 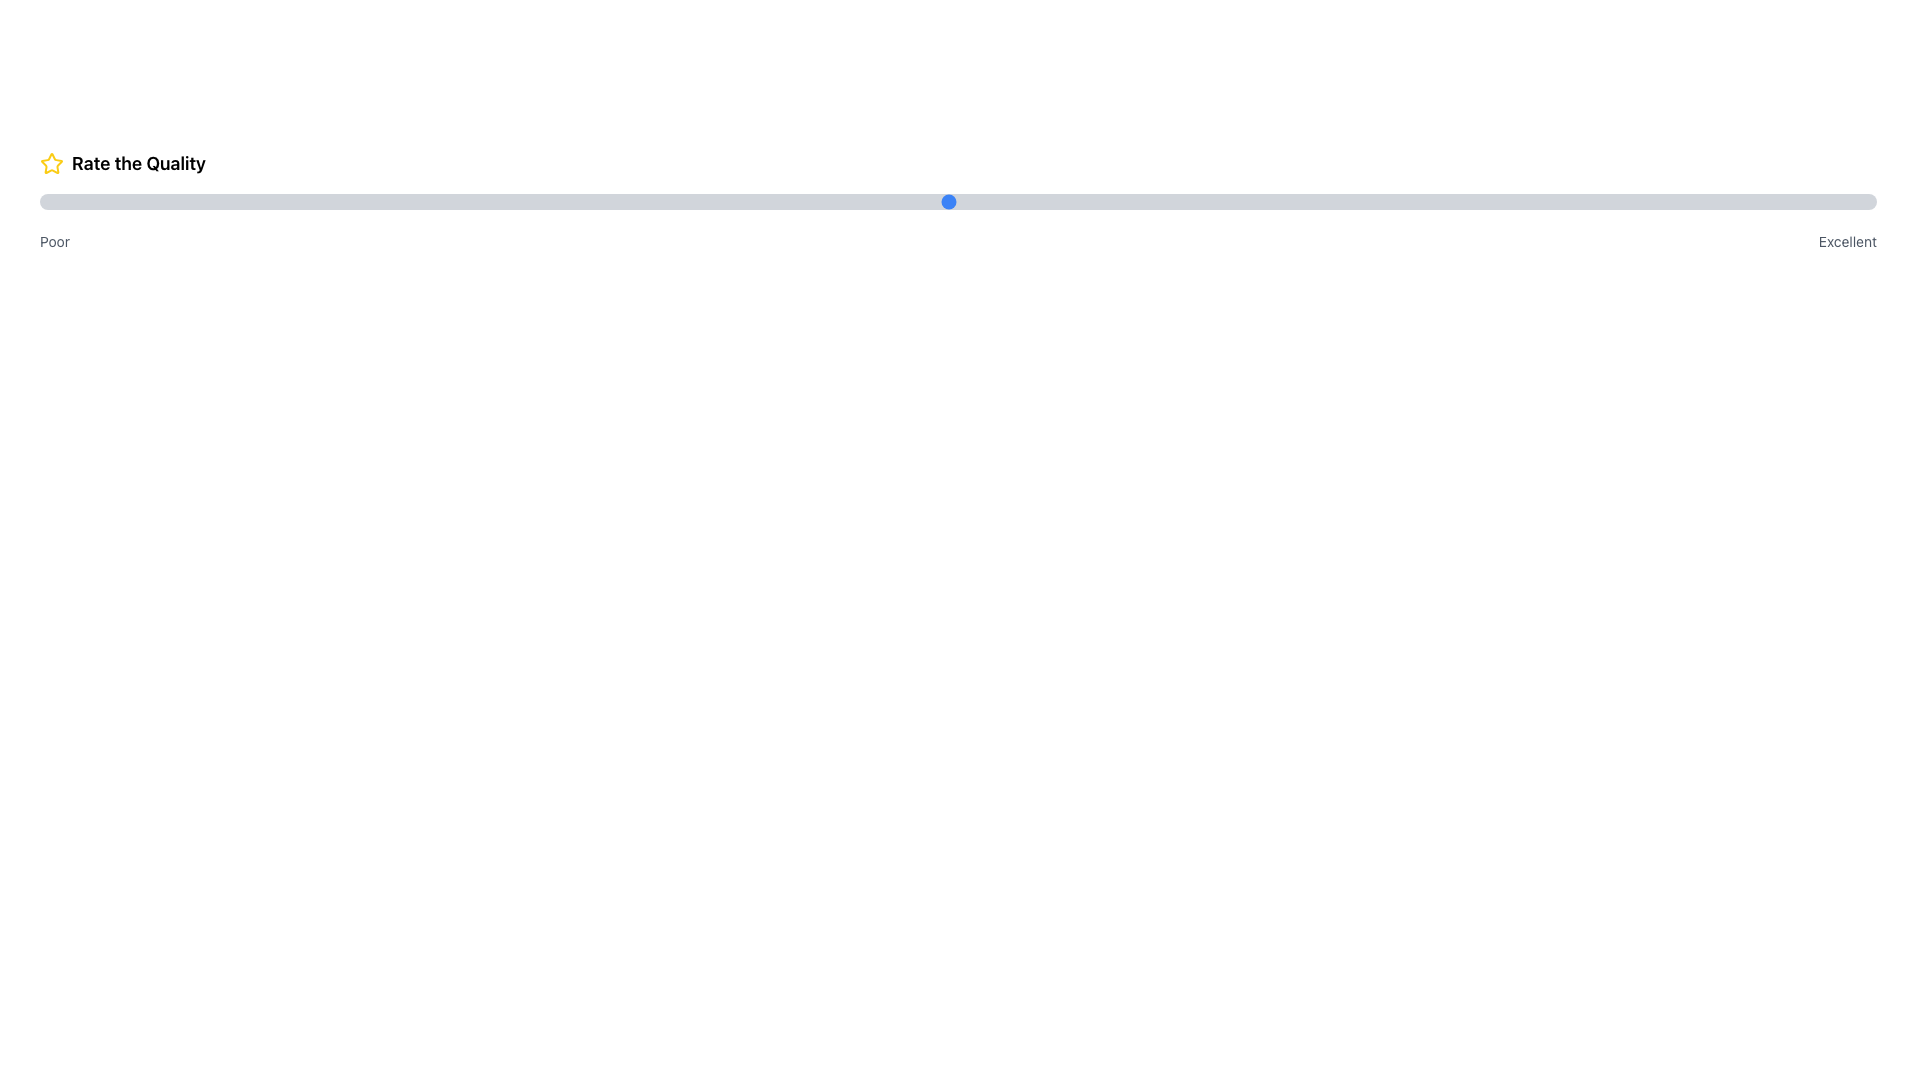 I want to click on the 'Poor' text label at the bottom left of the rating scale, which indicates the lowest rating, so click(x=54, y=241).